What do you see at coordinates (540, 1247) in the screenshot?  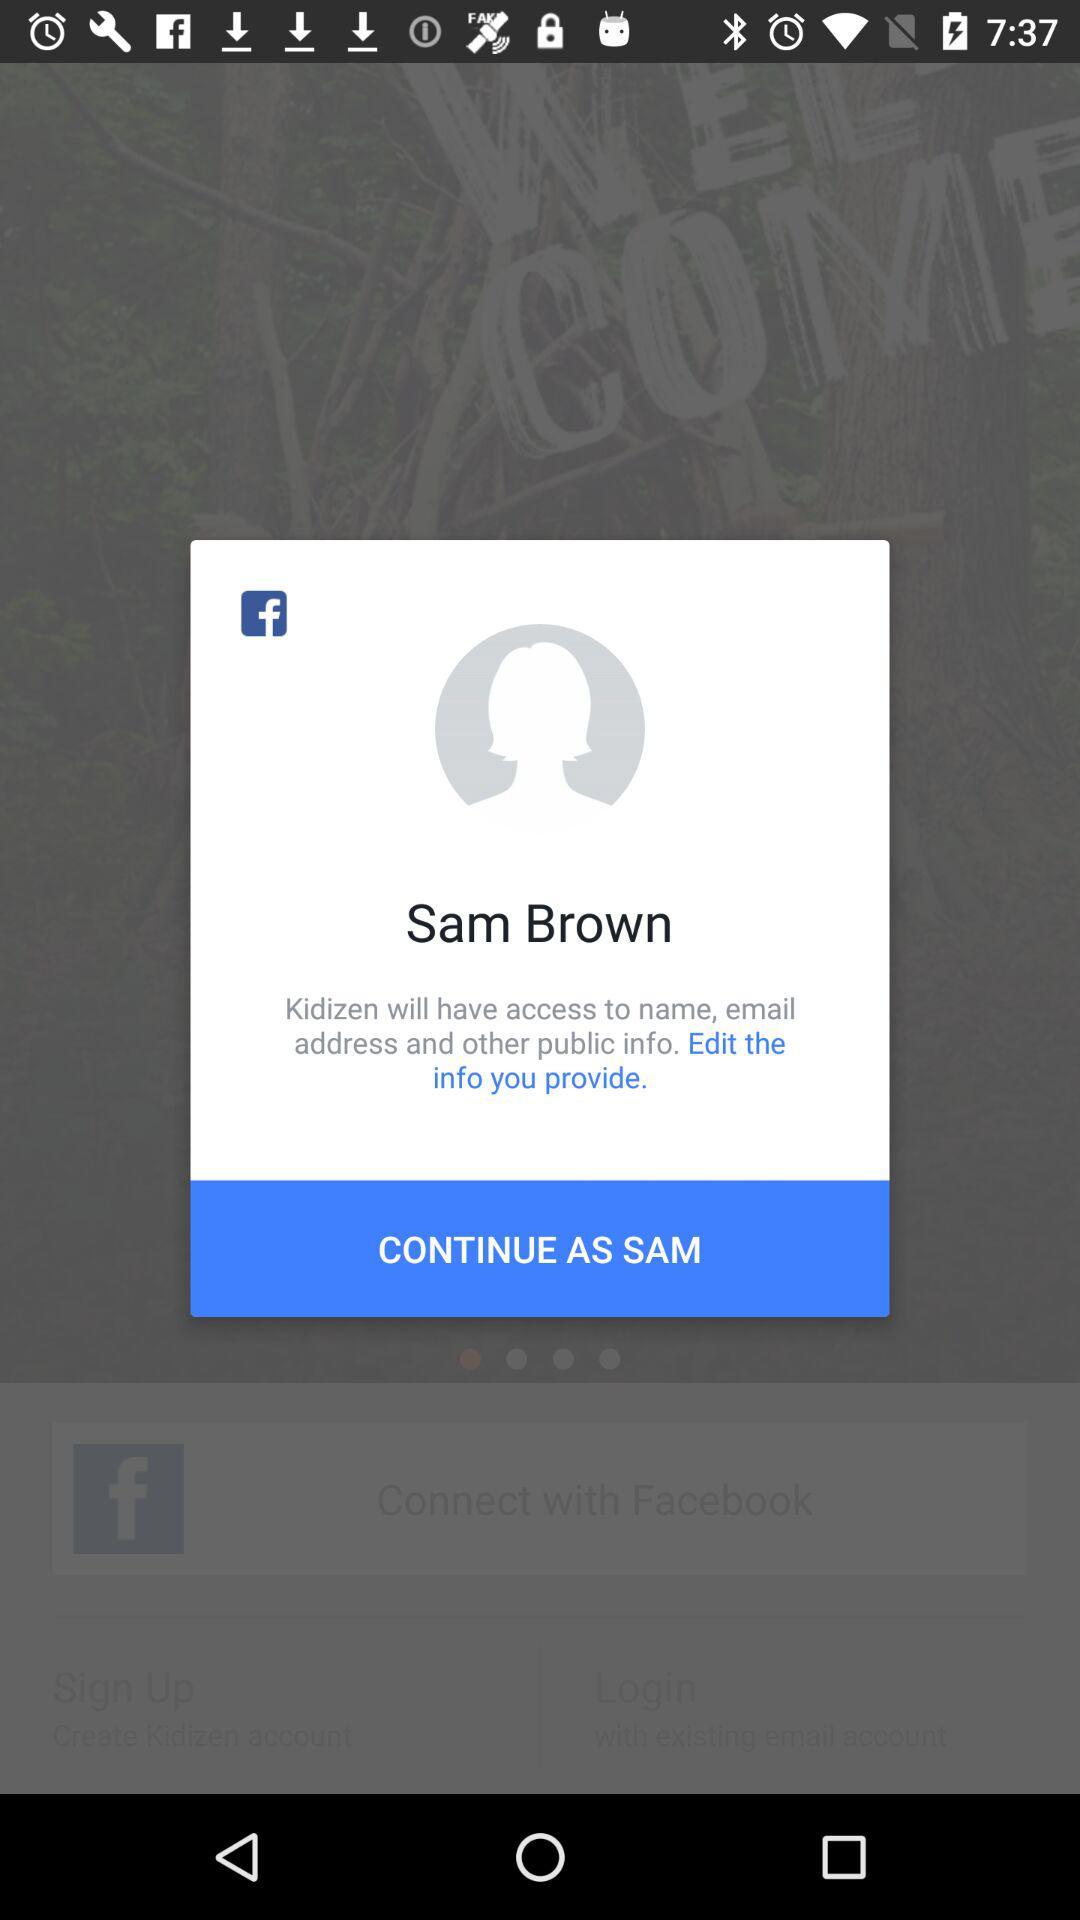 I see `the continue as sam icon` at bounding box center [540, 1247].